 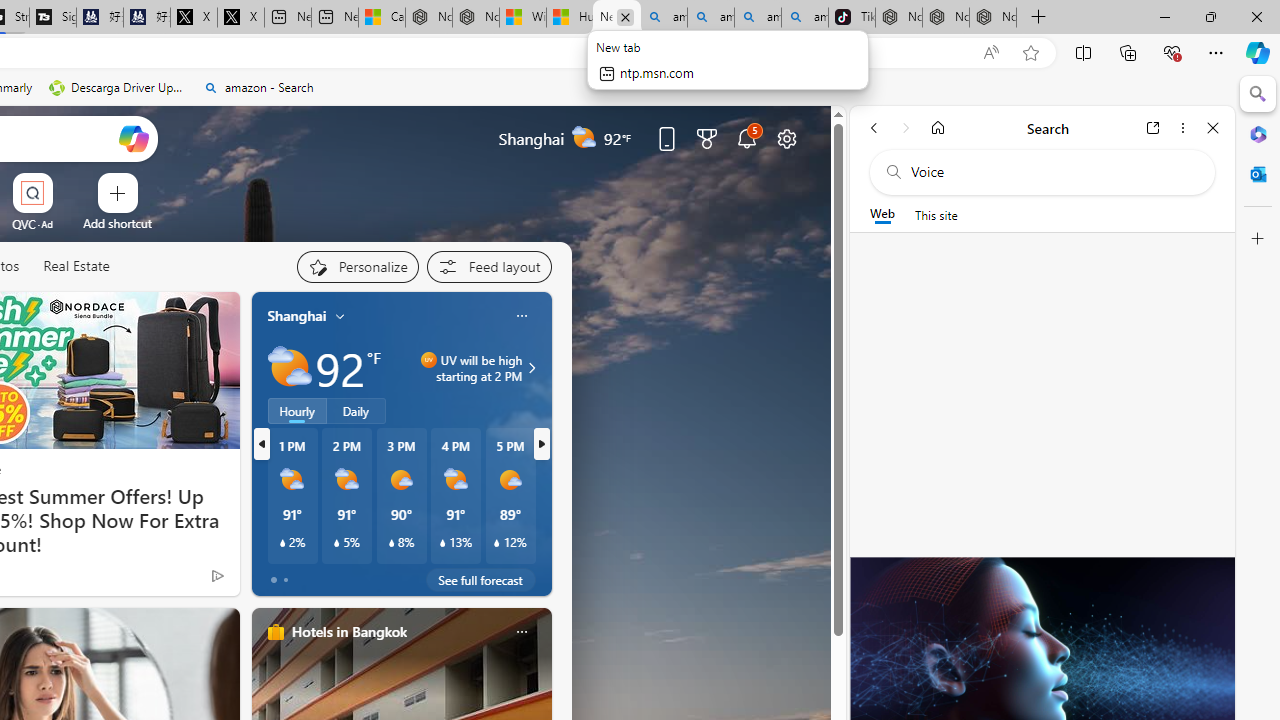 What do you see at coordinates (488, 266) in the screenshot?
I see `'Feed settings'` at bounding box center [488, 266].